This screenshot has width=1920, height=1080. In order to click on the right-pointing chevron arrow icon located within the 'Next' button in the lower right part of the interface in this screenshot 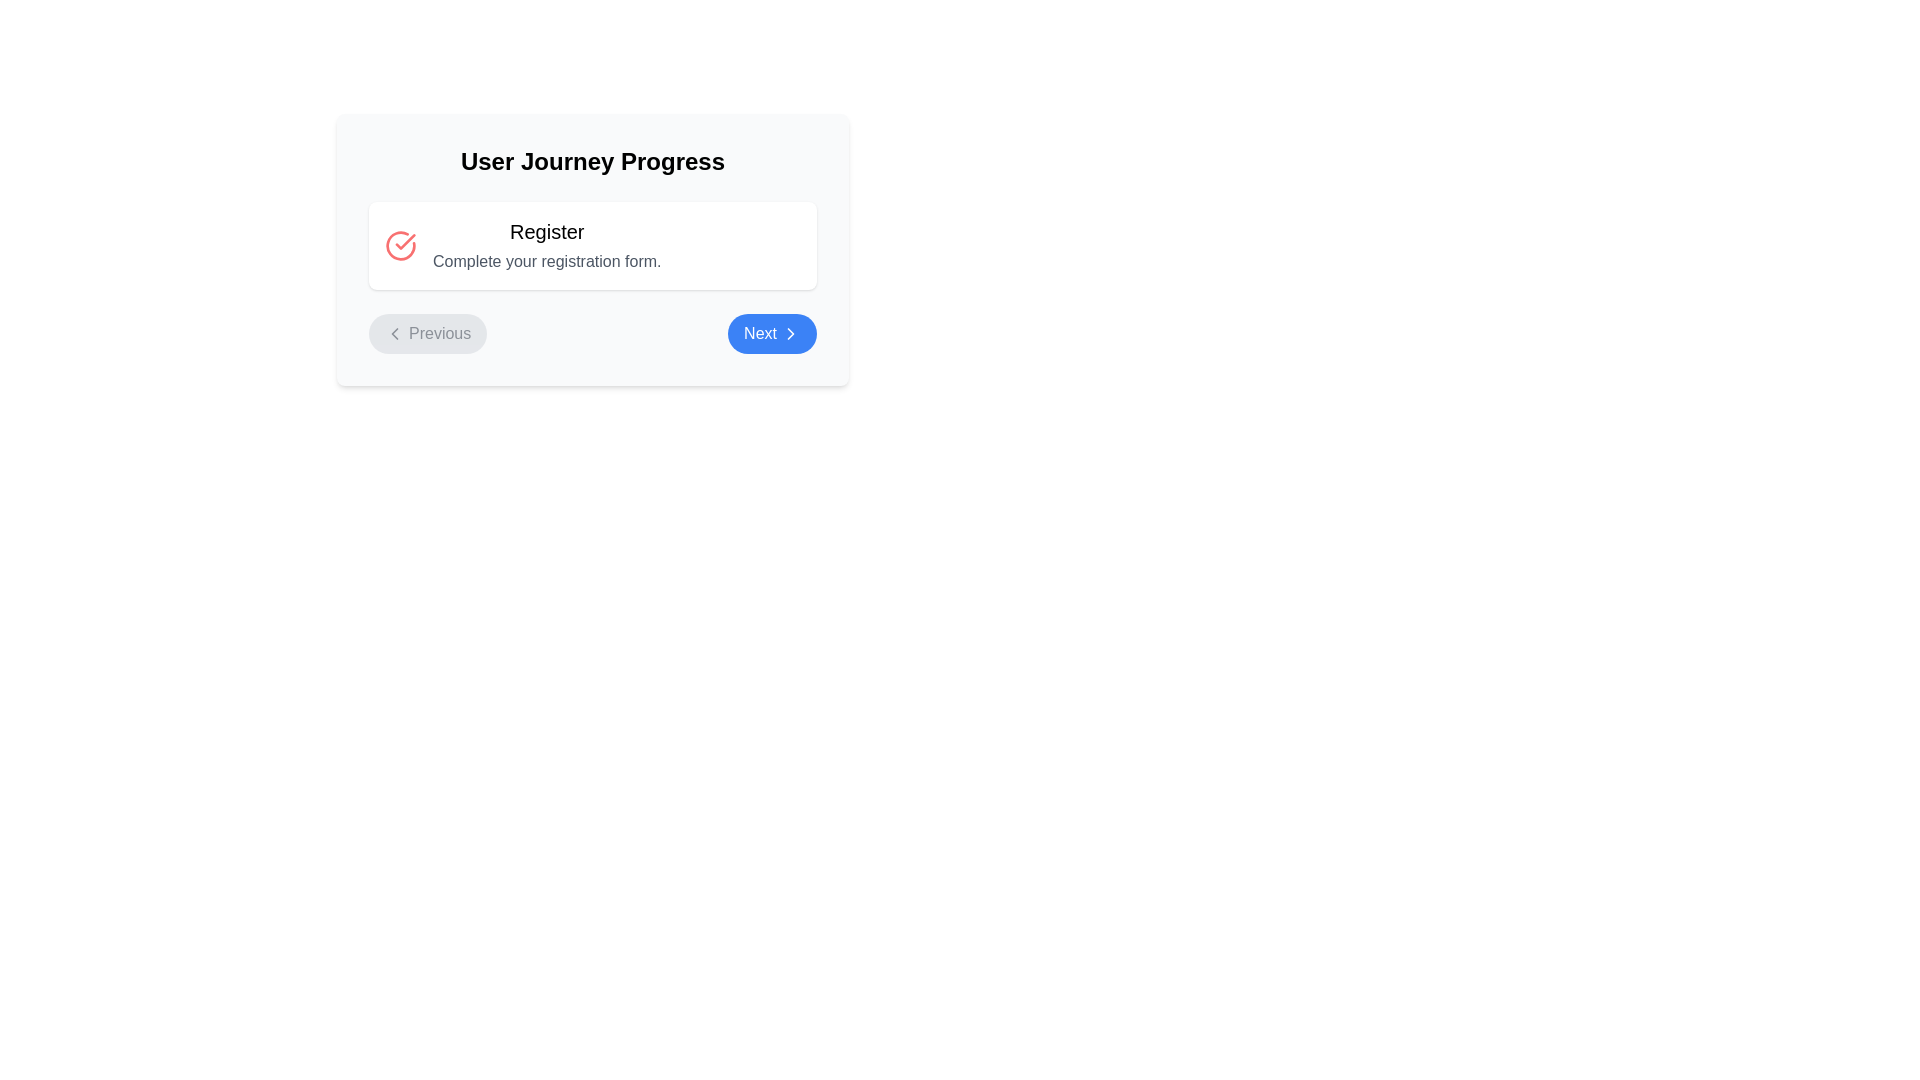, I will do `click(790, 333)`.